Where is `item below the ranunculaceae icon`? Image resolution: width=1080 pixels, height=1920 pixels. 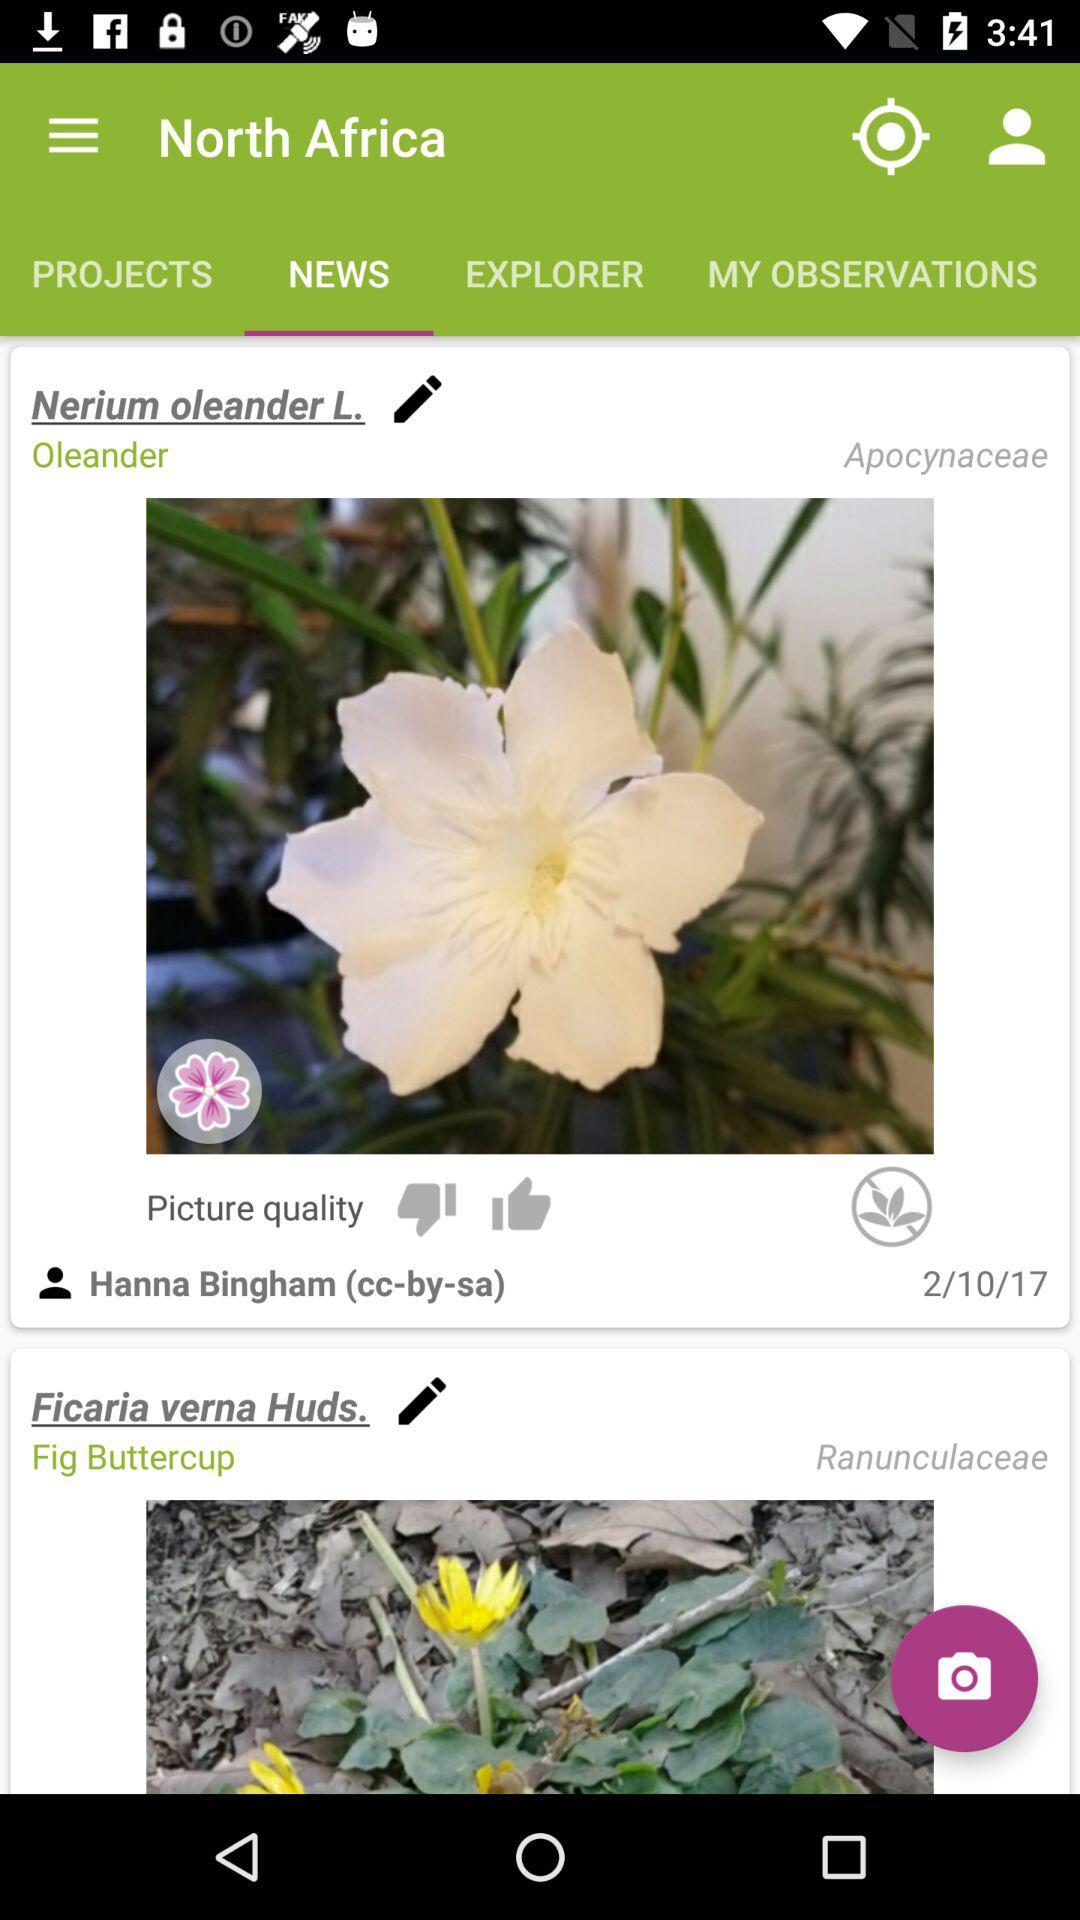 item below the ranunculaceae icon is located at coordinates (963, 1678).